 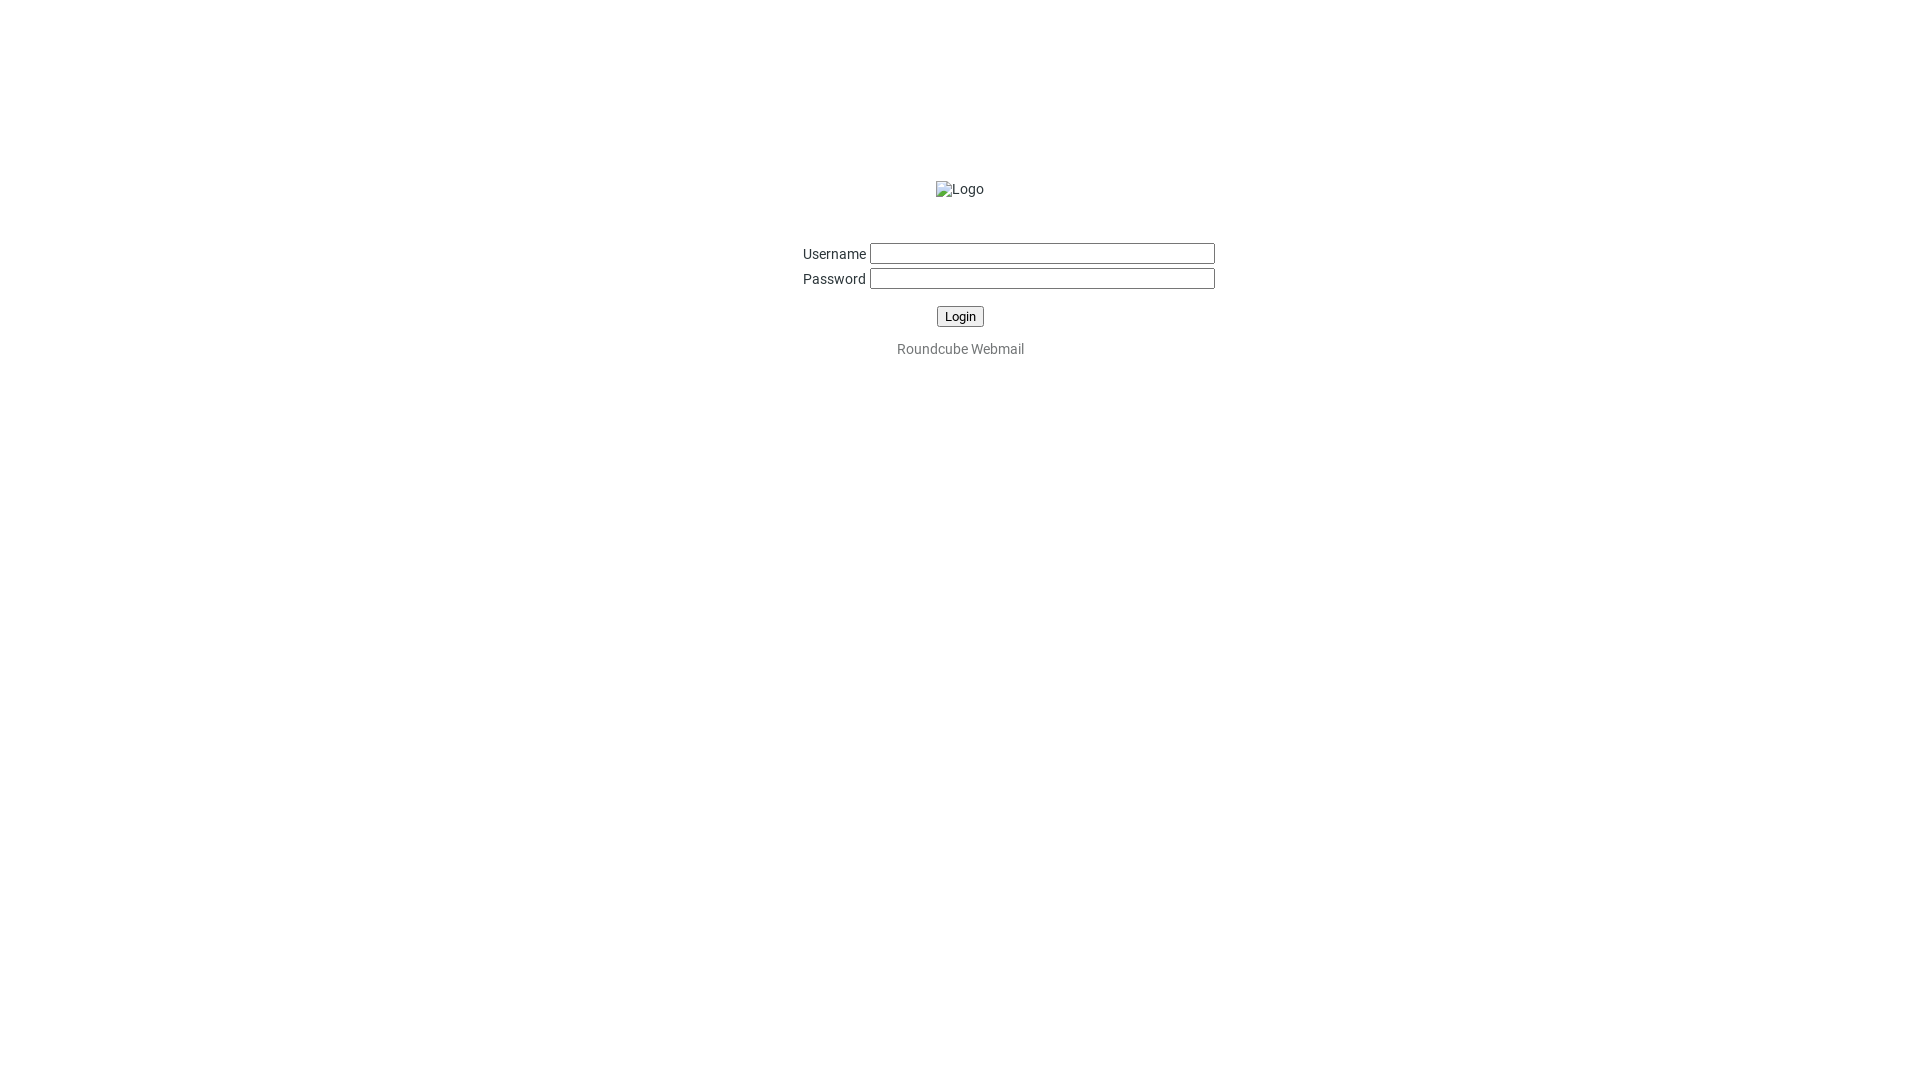 I want to click on 'Login', so click(x=935, y=315).